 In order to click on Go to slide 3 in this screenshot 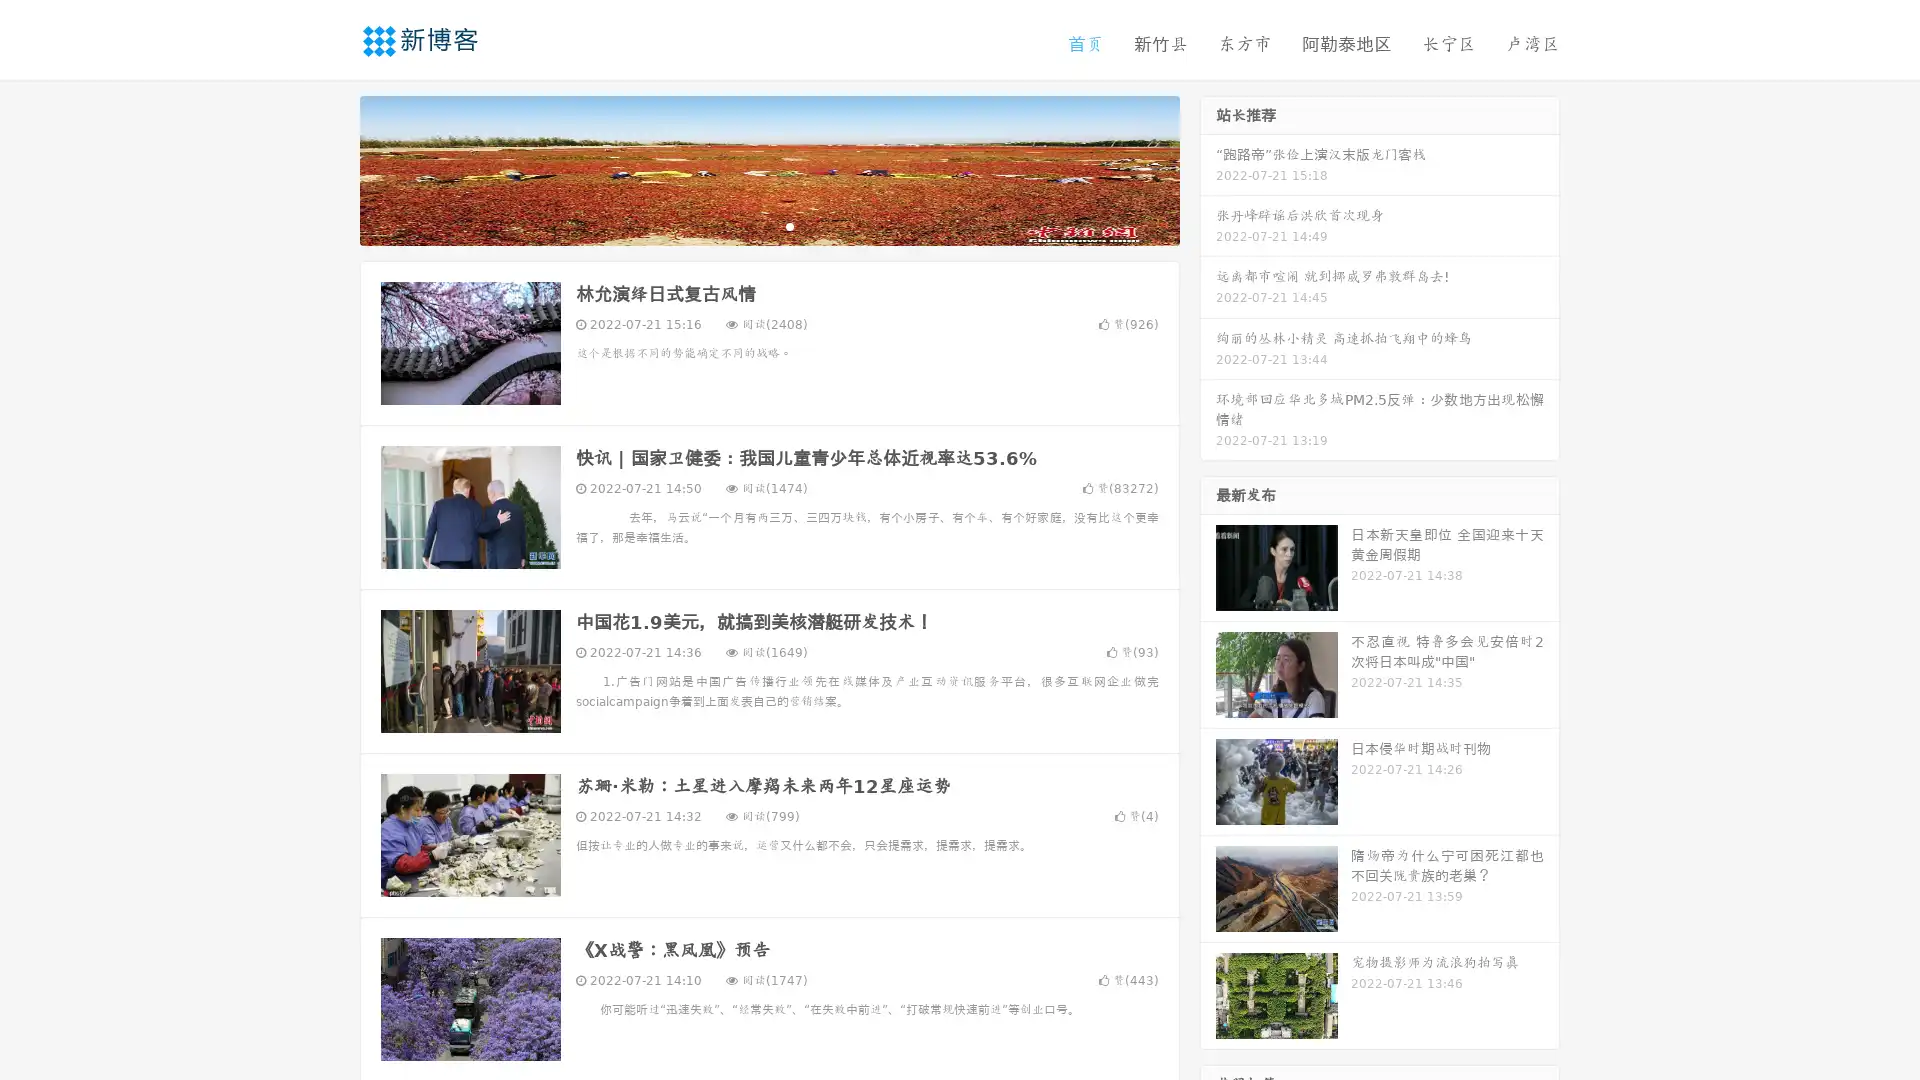, I will do `click(789, 225)`.